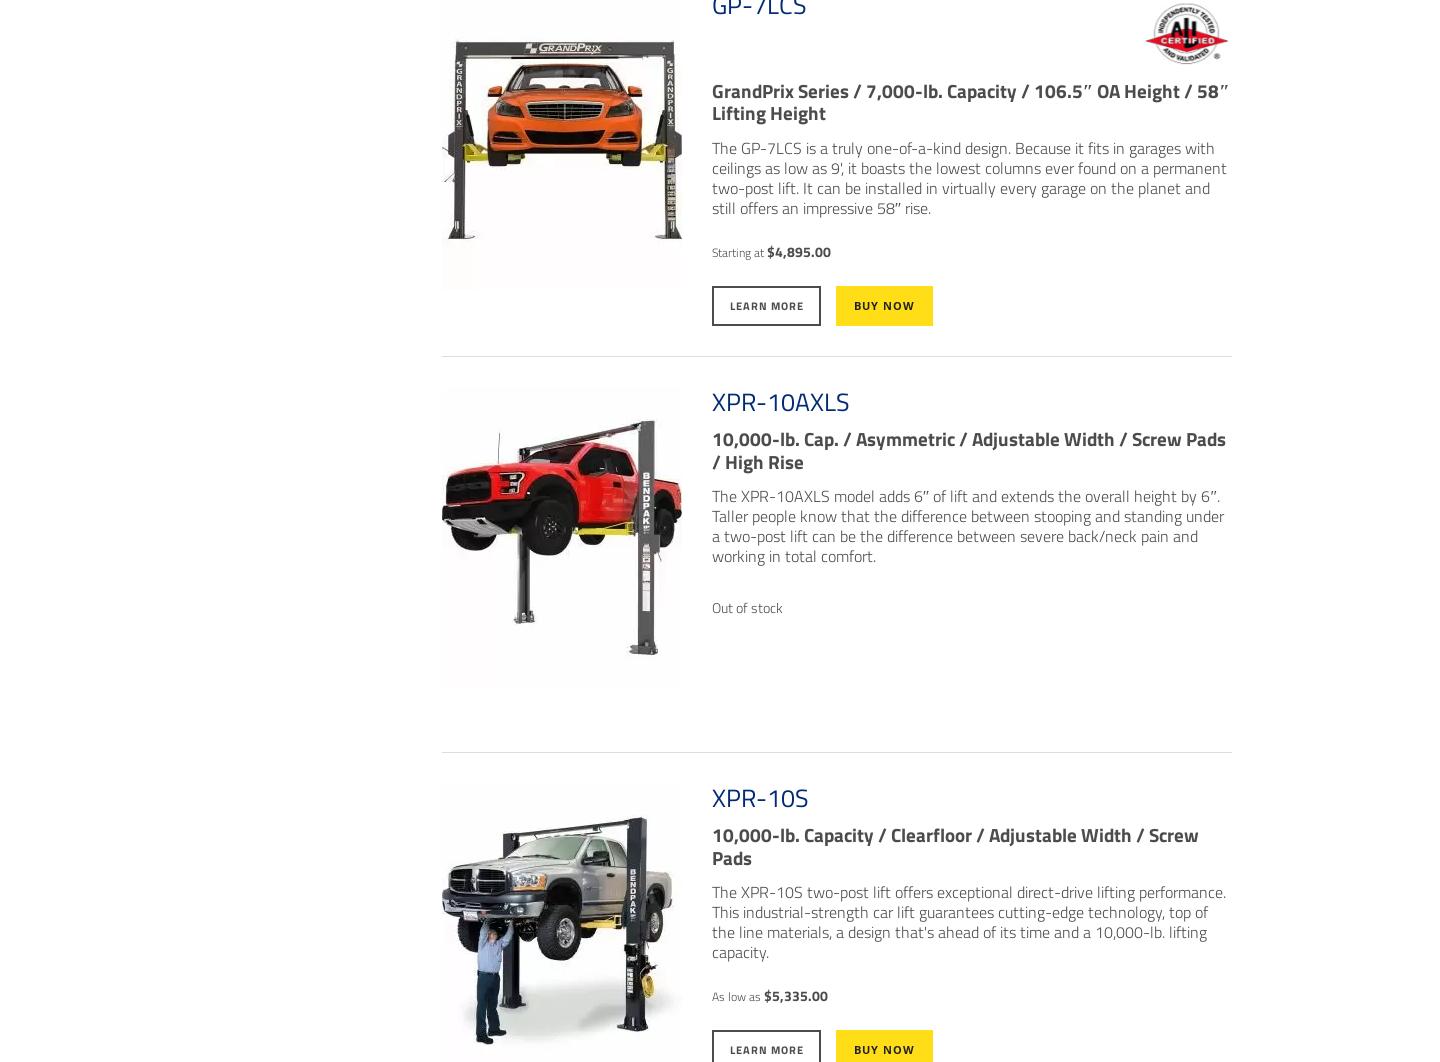  I want to click on 'As low as', so click(734, 995).